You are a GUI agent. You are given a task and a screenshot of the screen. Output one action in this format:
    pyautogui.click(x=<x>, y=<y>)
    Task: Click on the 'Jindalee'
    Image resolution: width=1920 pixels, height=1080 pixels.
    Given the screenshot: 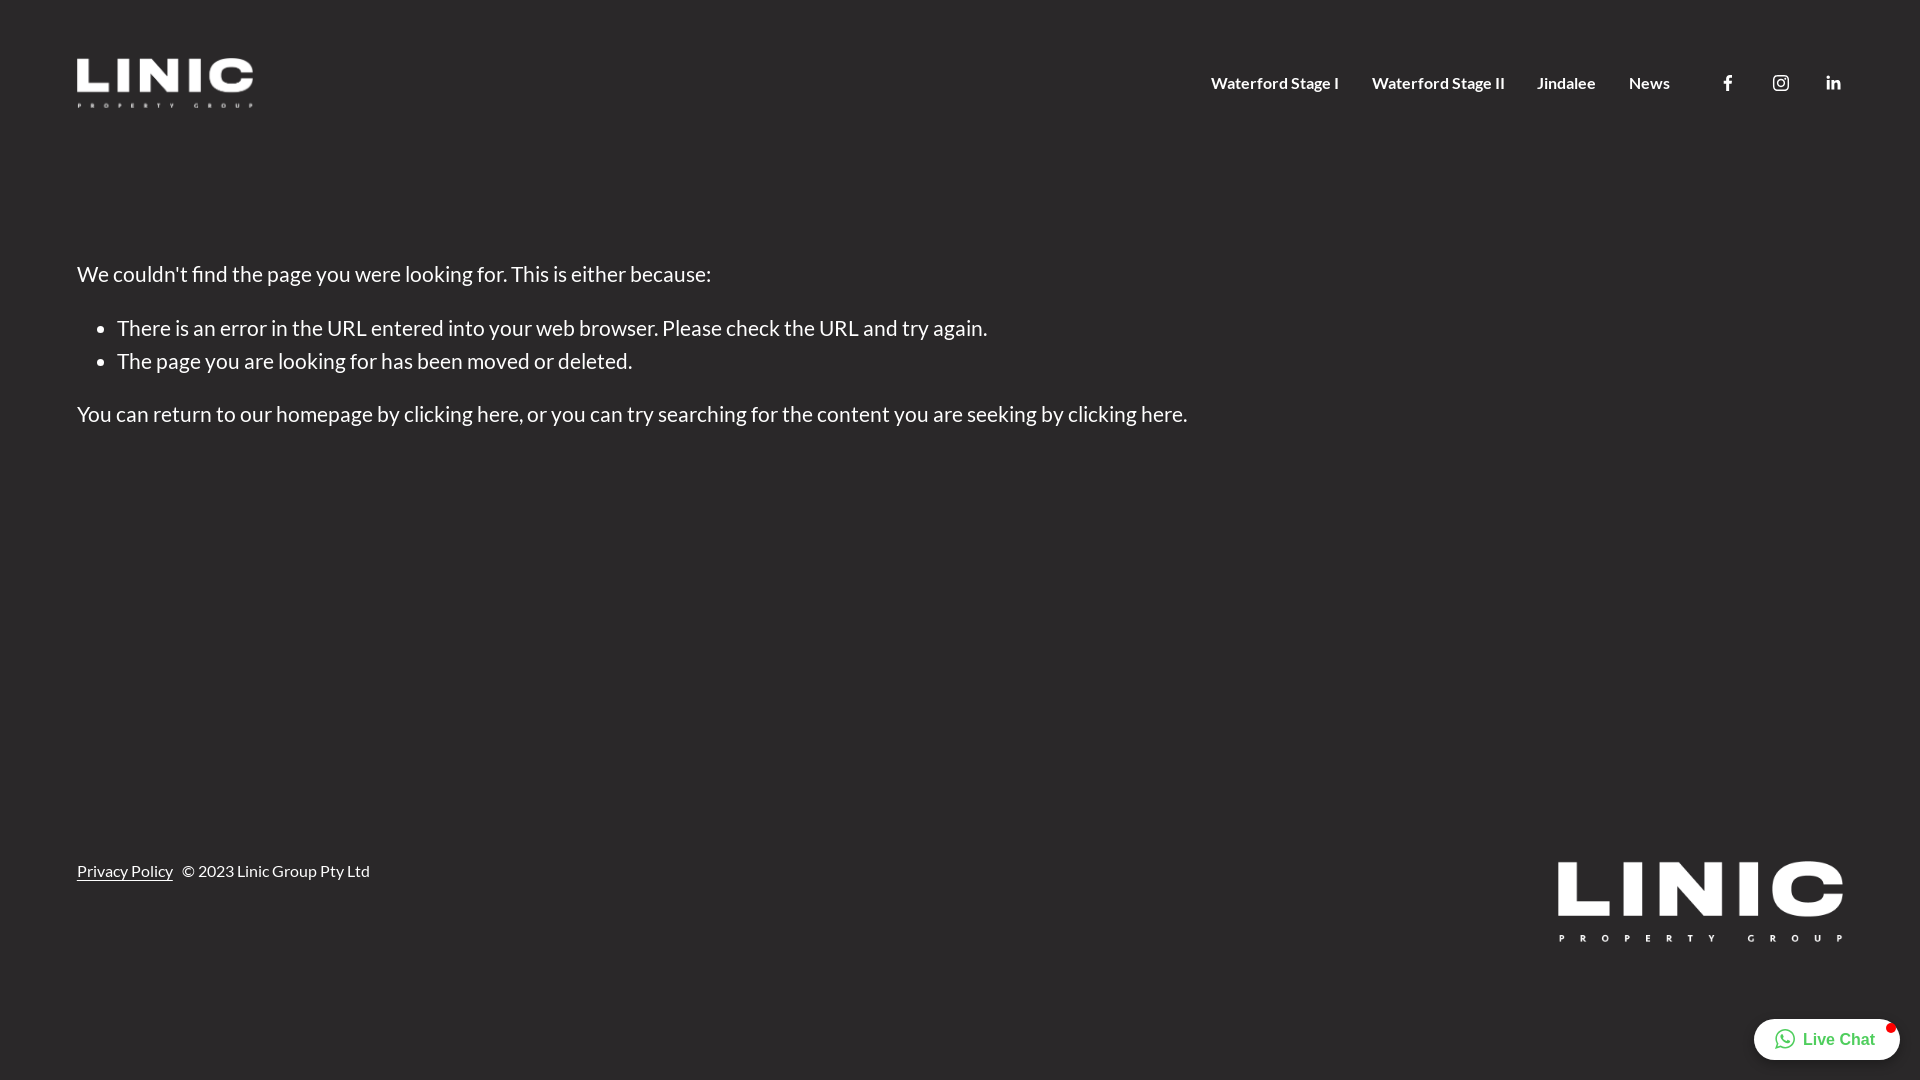 What is the action you would take?
    pyautogui.click(x=1565, y=81)
    